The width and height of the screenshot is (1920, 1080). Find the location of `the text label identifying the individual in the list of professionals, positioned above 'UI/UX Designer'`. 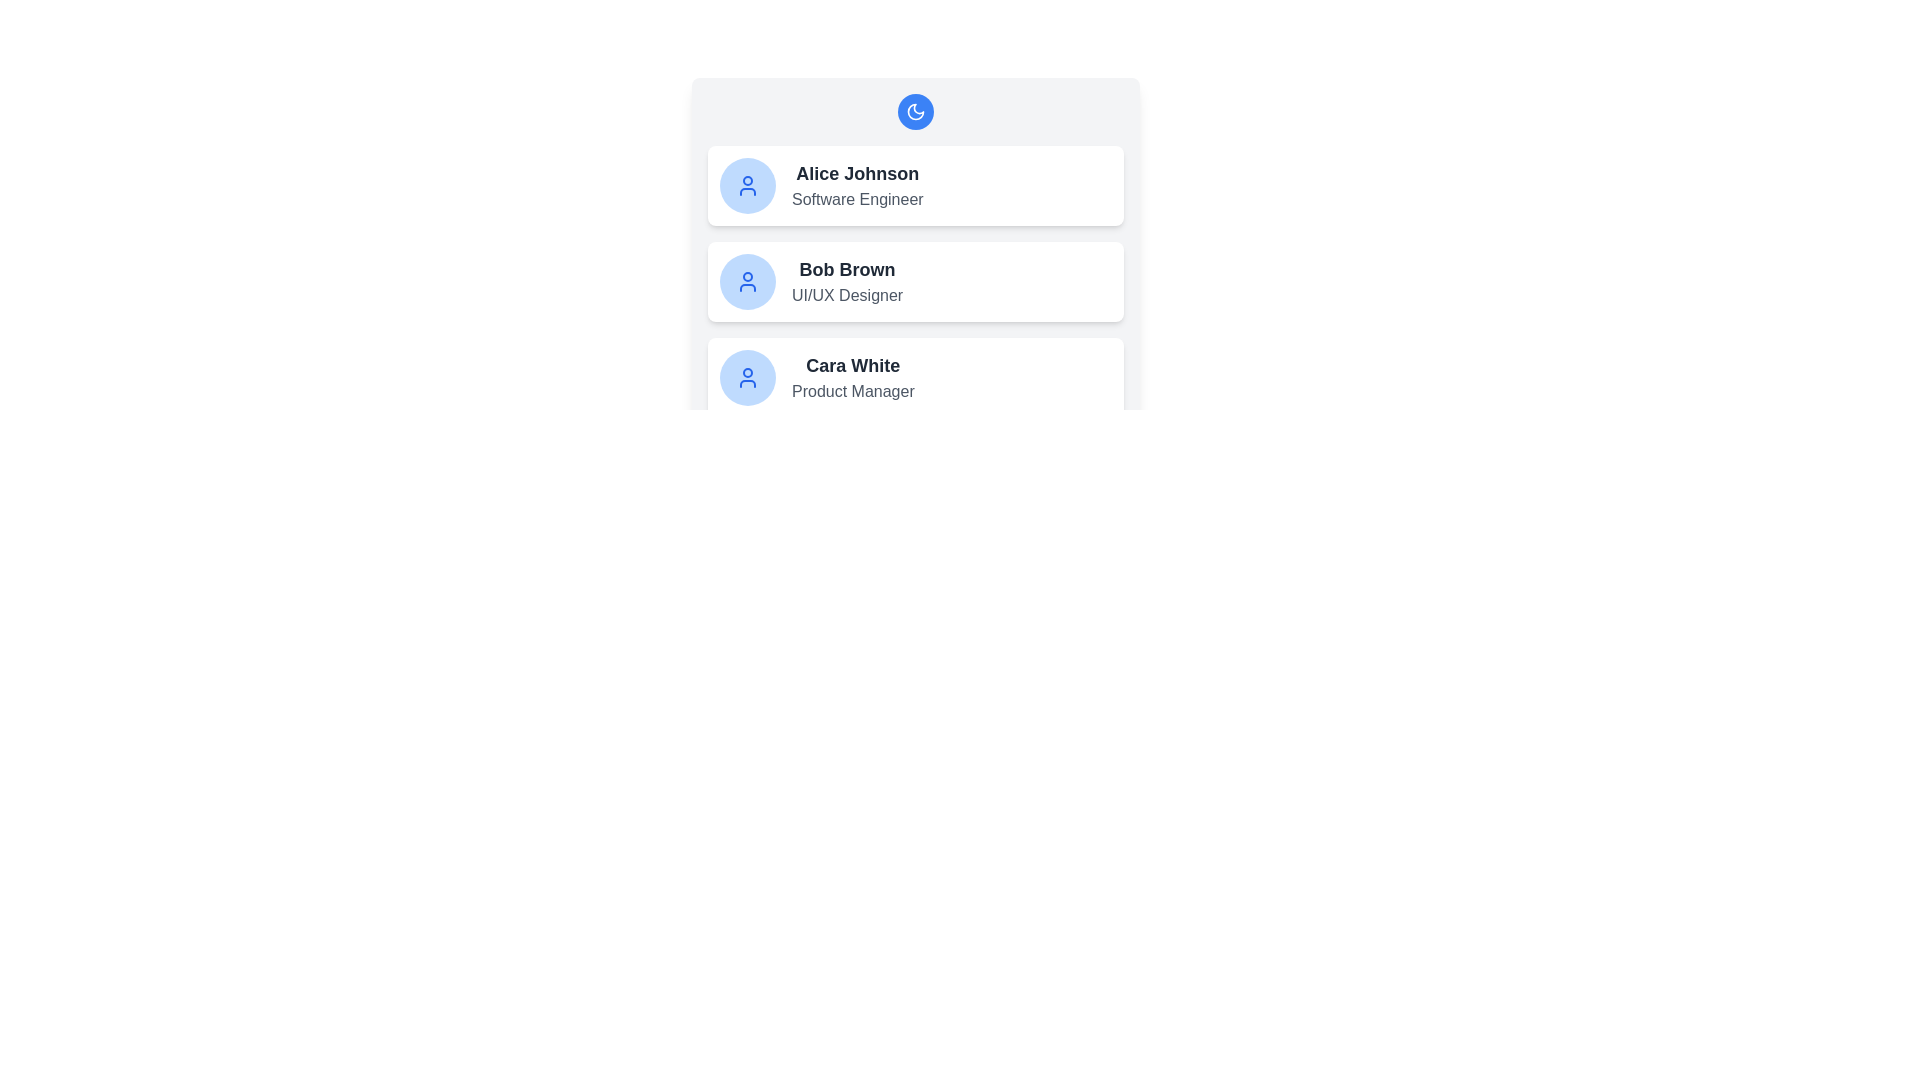

the text label identifying the individual in the list of professionals, positioned above 'UI/UX Designer' is located at coordinates (847, 270).